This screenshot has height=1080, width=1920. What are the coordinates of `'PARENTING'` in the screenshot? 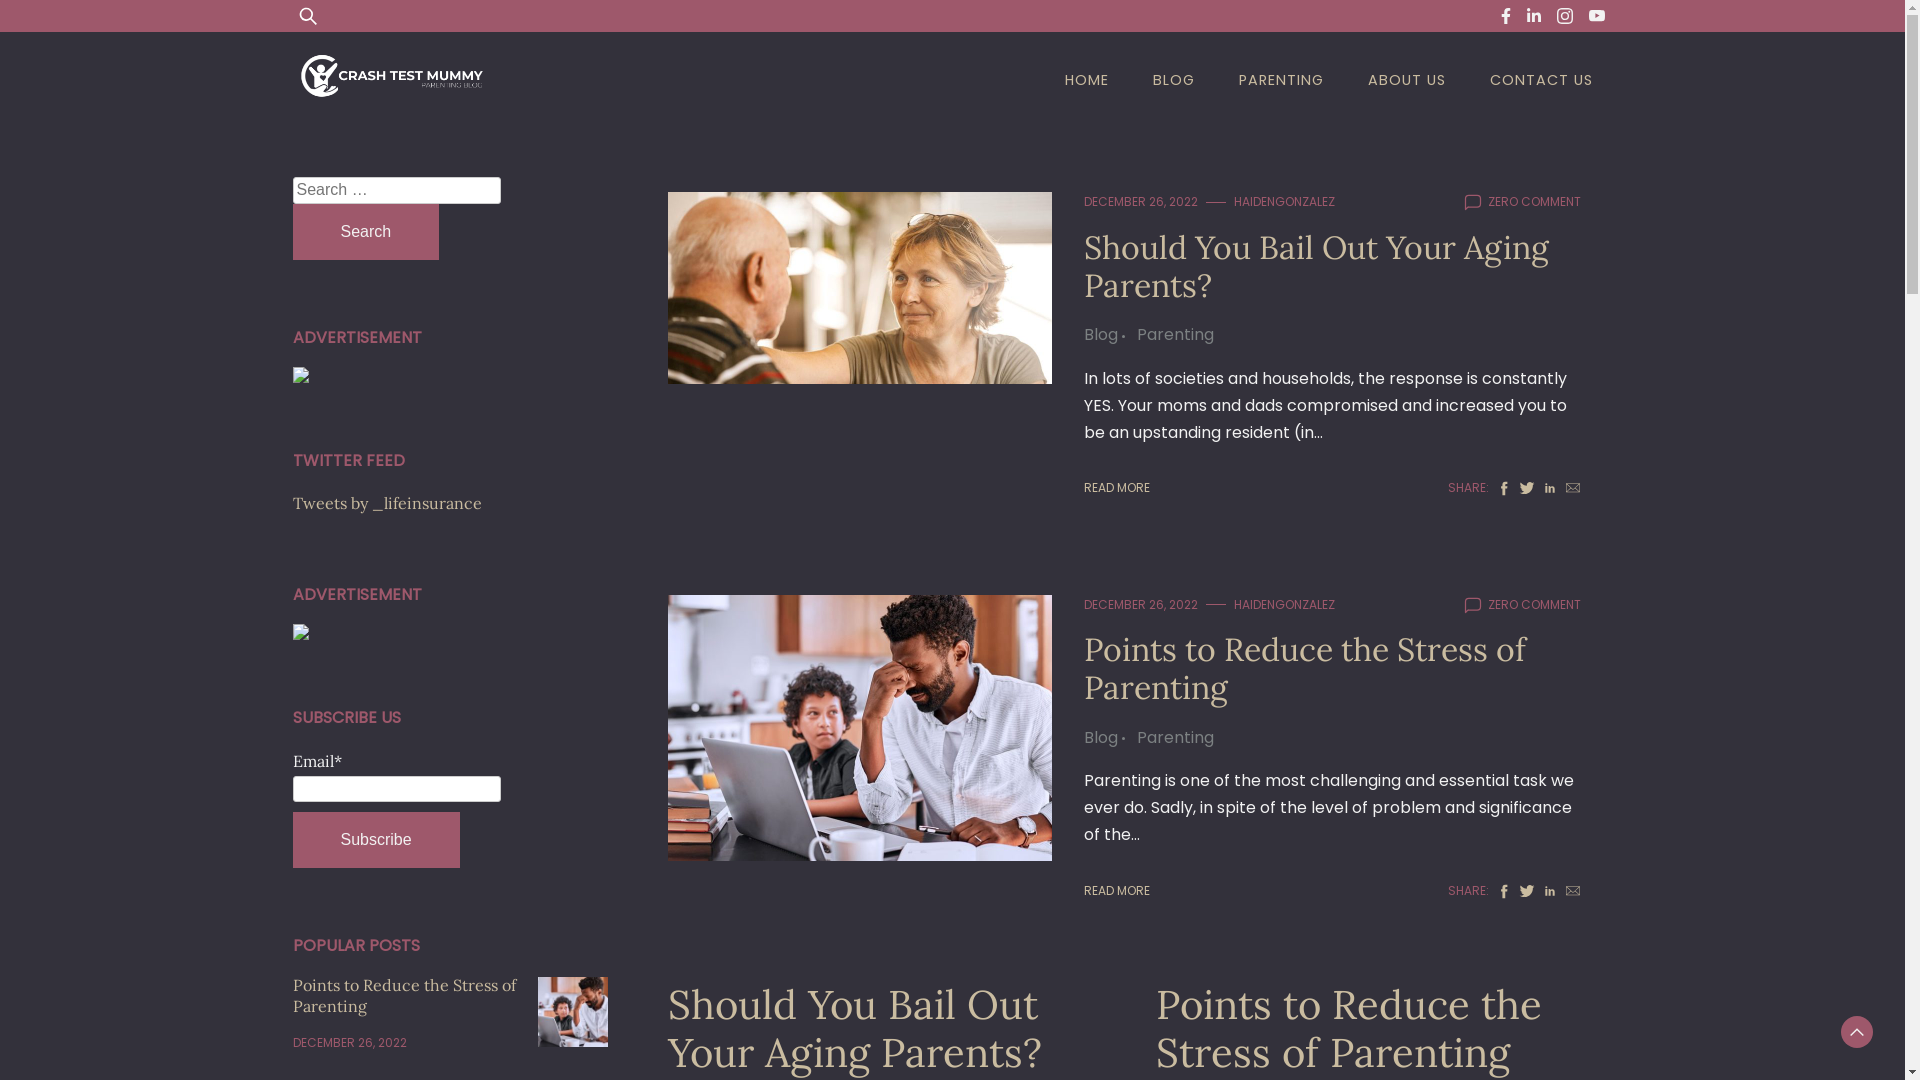 It's located at (1280, 79).